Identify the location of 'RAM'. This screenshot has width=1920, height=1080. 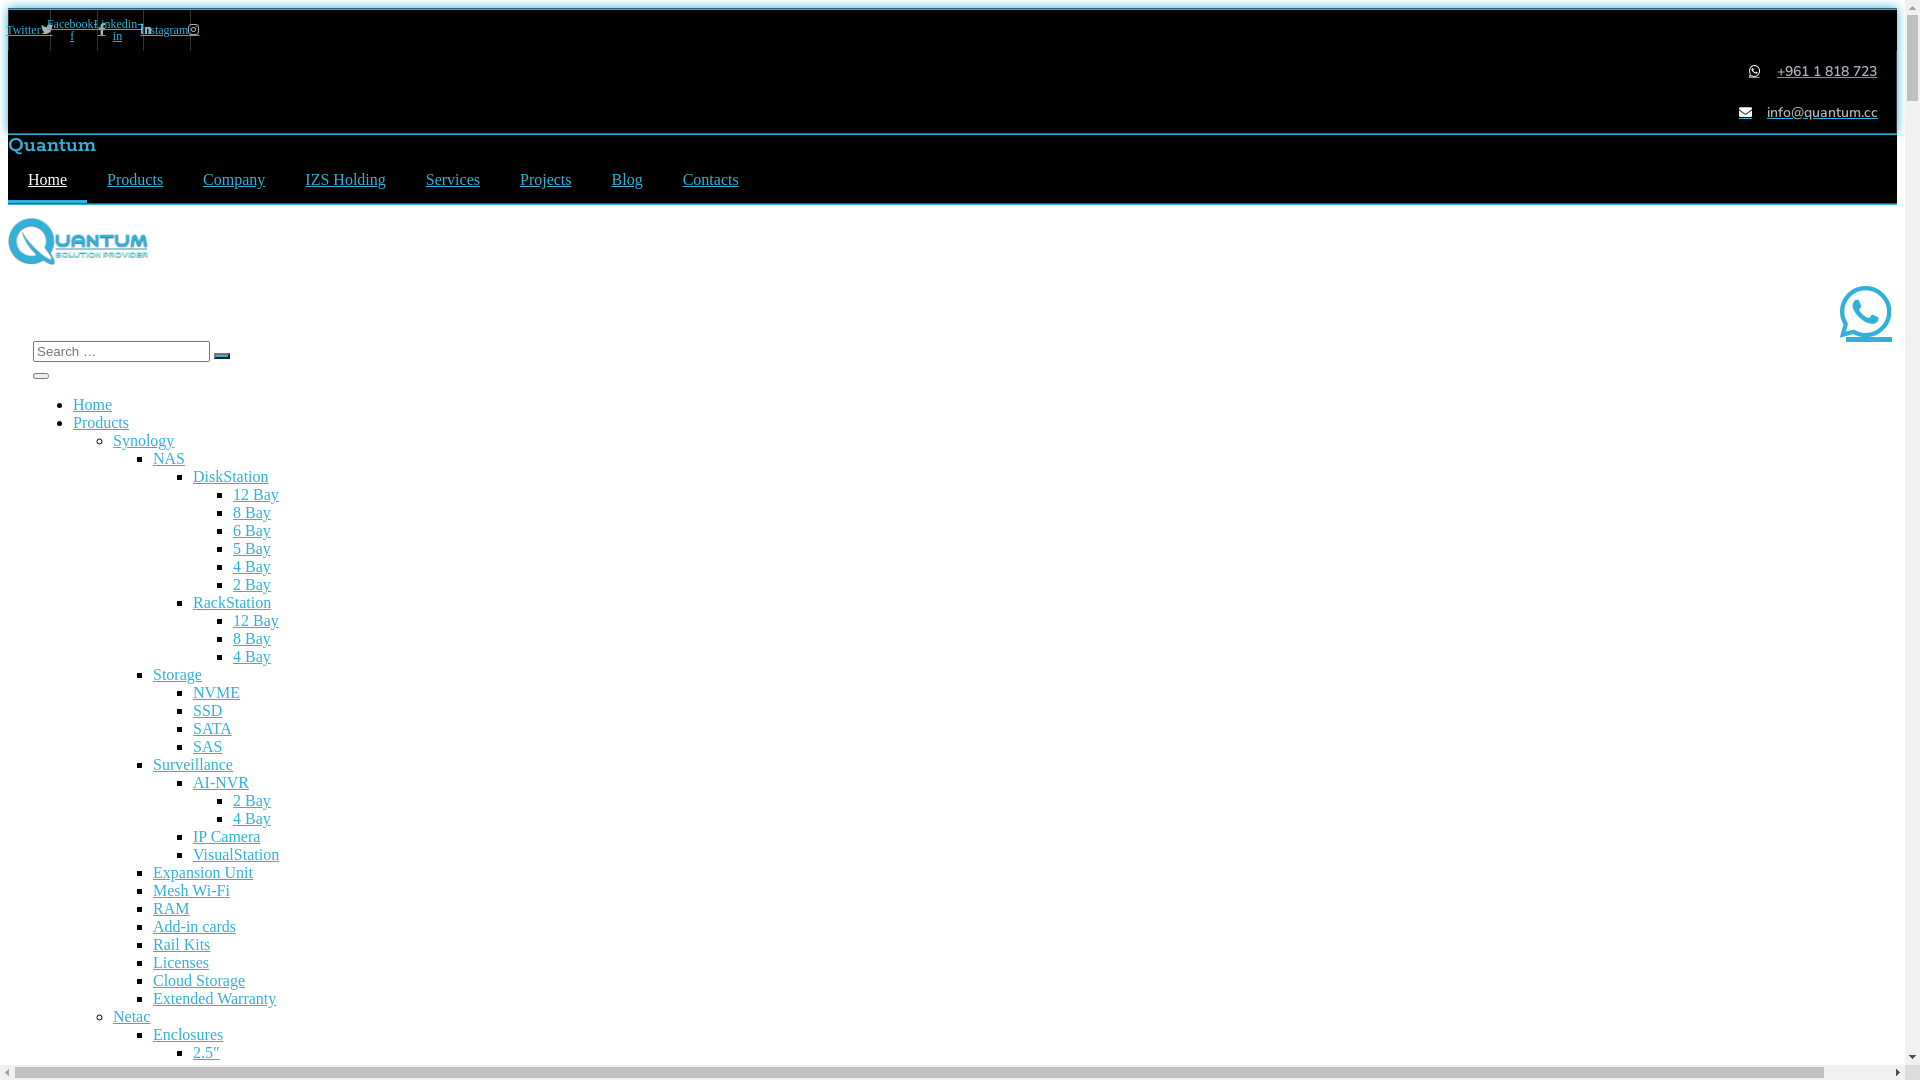
(171, 908).